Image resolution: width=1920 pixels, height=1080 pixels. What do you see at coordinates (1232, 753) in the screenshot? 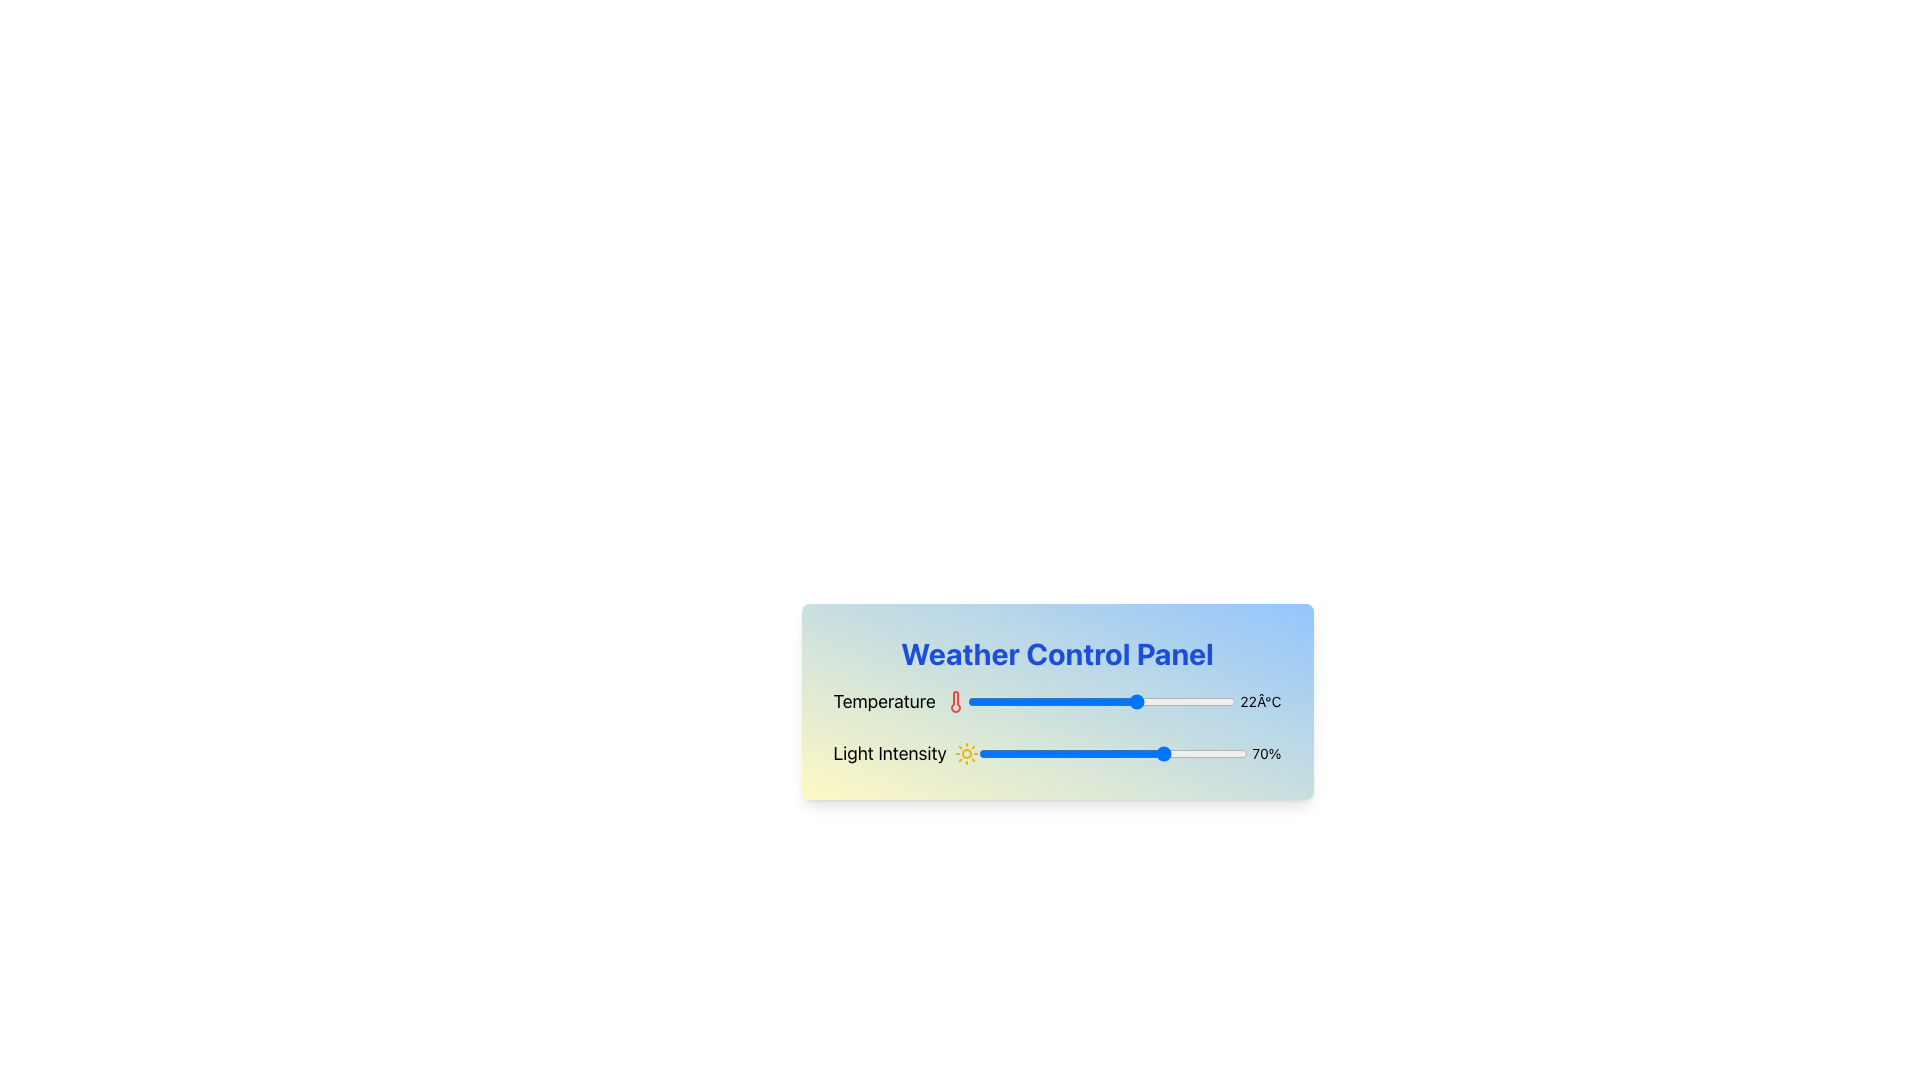
I see `light intensity` at bounding box center [1232, 753].